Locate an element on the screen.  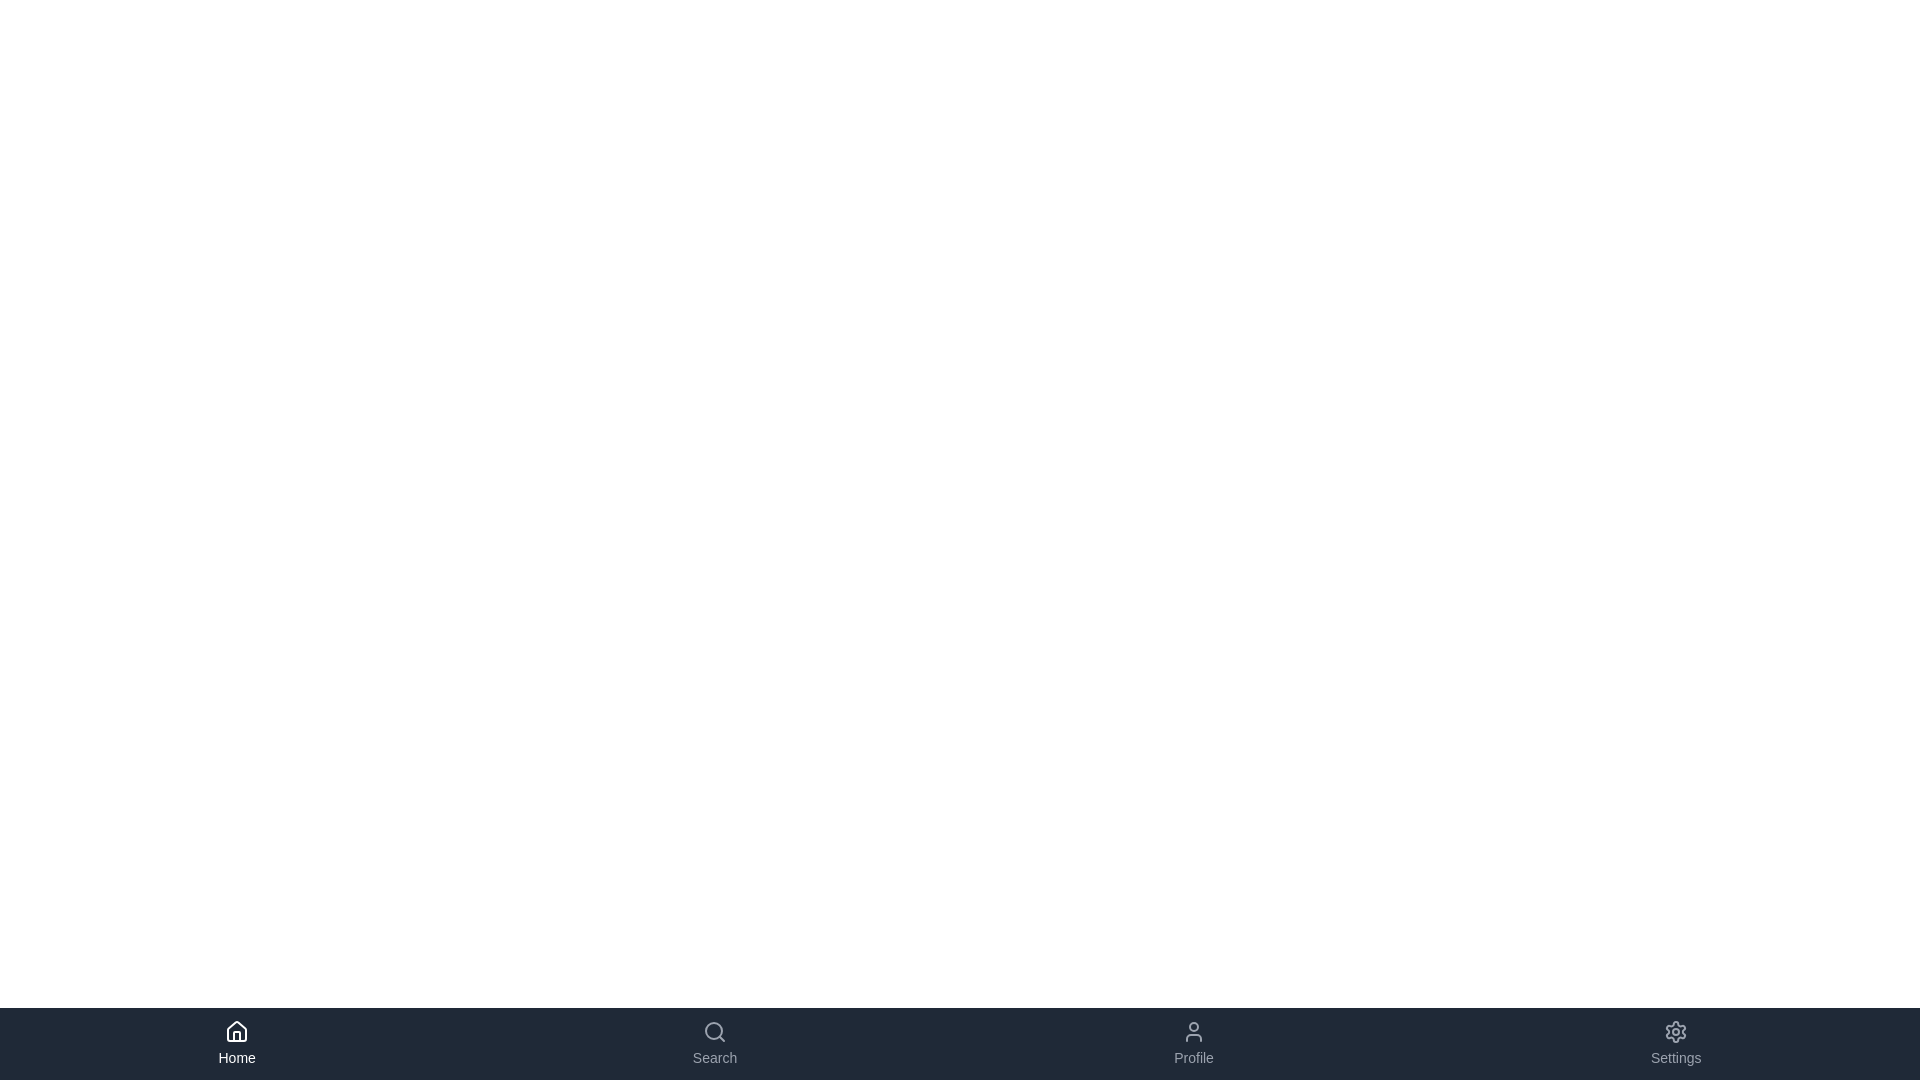
the circular center of the magnifying glass search icon located in the bottom navigation bar, which is the second icon from the left is located at coordinates (714, 1030).